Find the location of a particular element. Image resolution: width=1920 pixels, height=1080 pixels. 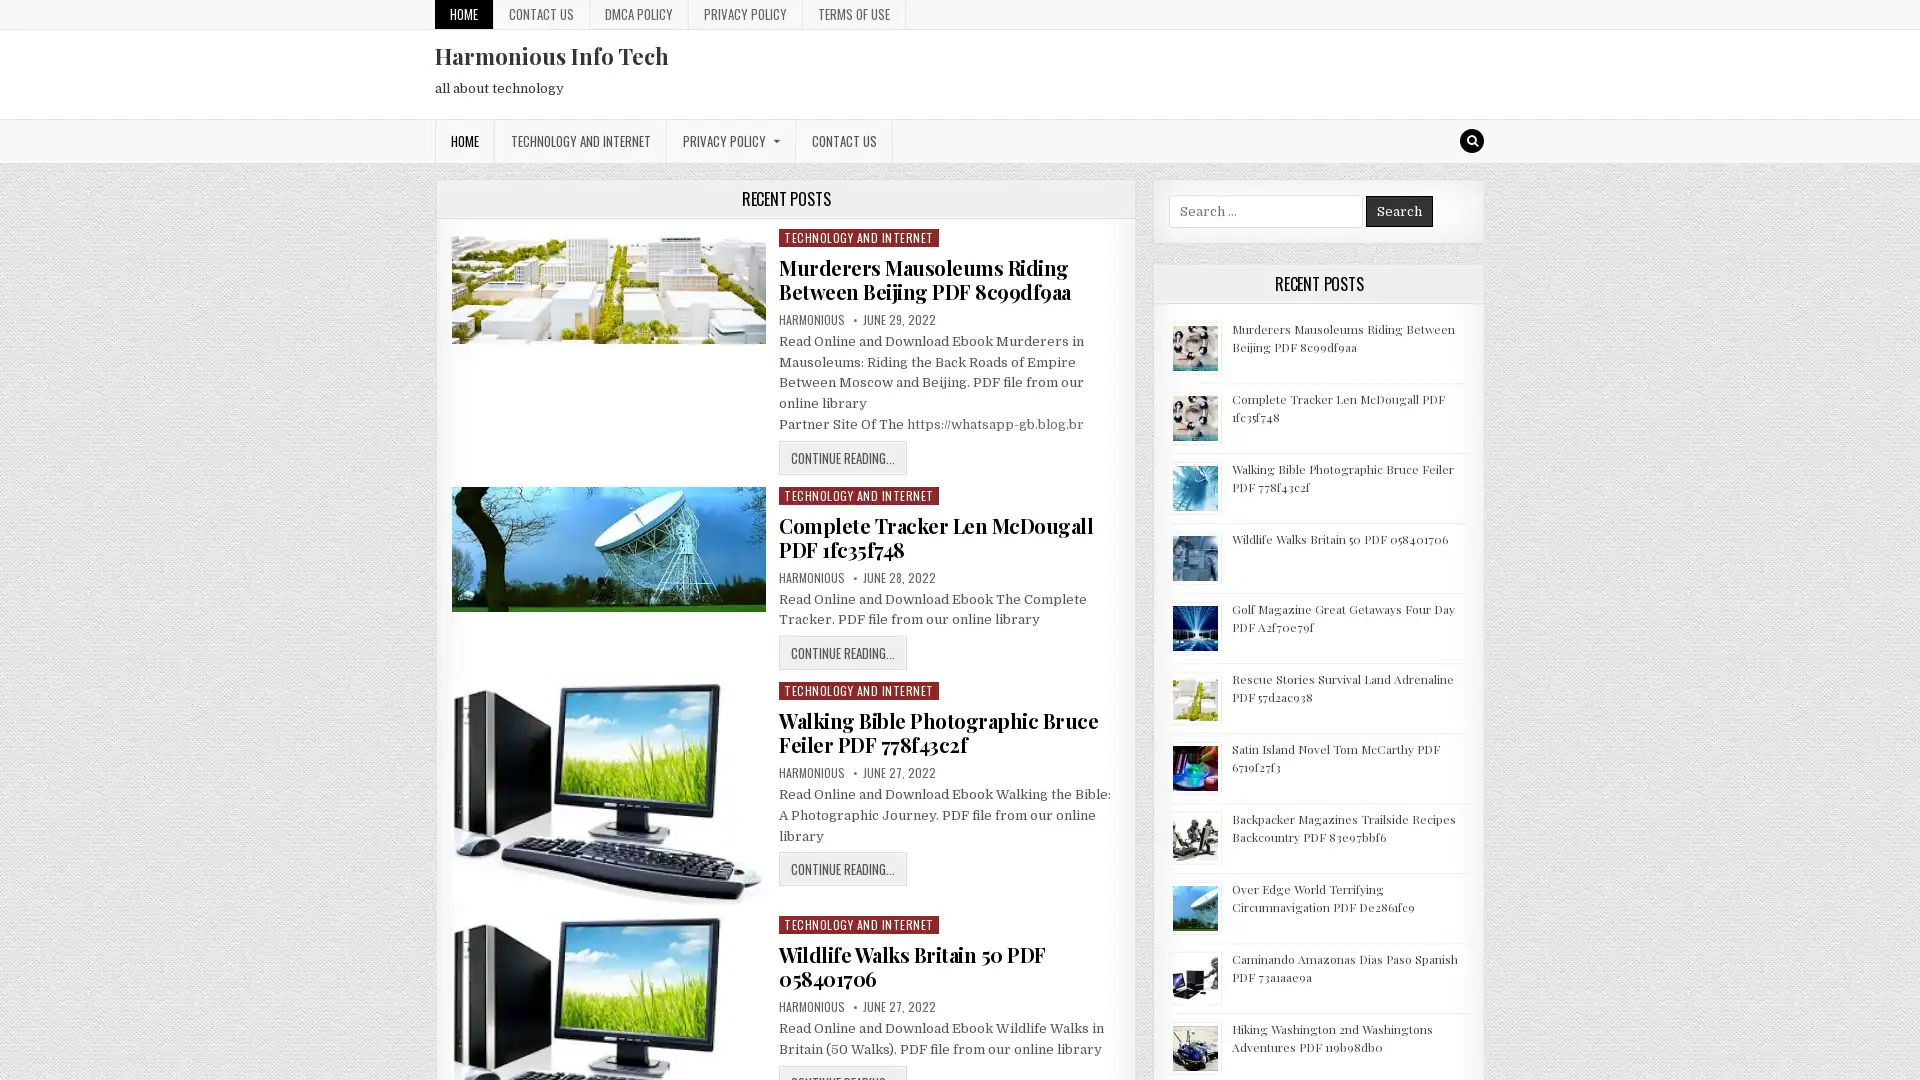

Search is located at coordinates (1398, 211).